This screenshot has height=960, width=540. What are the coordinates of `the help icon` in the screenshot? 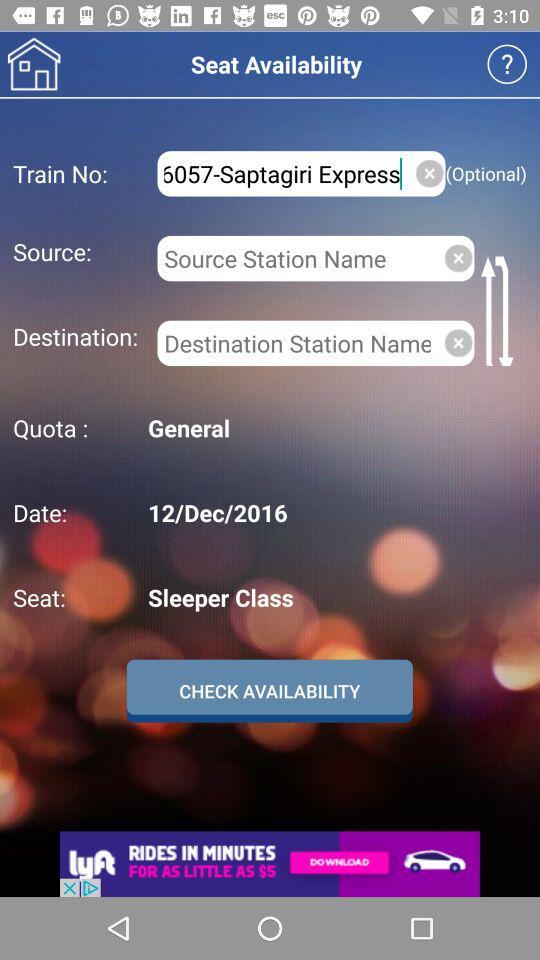 It's located at (507, 64).